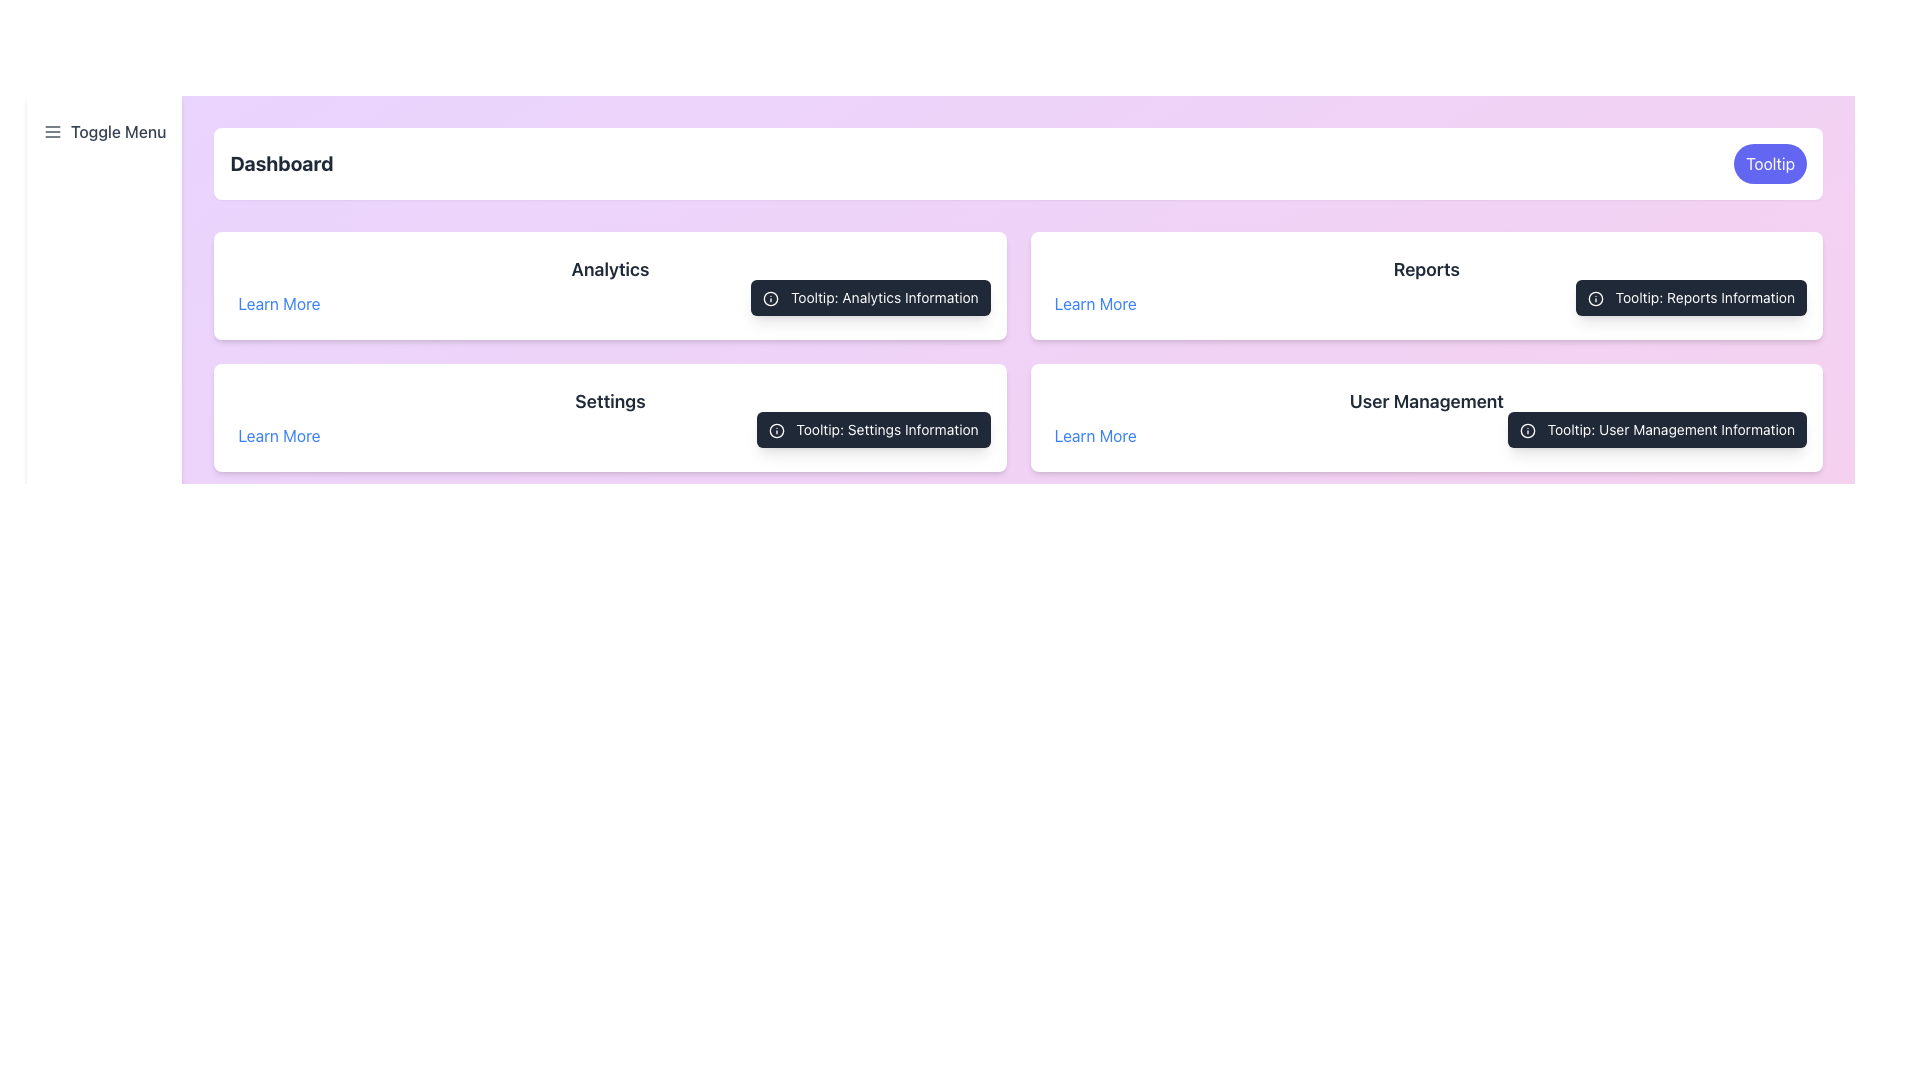 This screenshot has width=1920, height=1080. I want to click on the information tooltip icon located to the left of the text 'Tooltip: Settings Information' in the settings section, so click(775, 430).